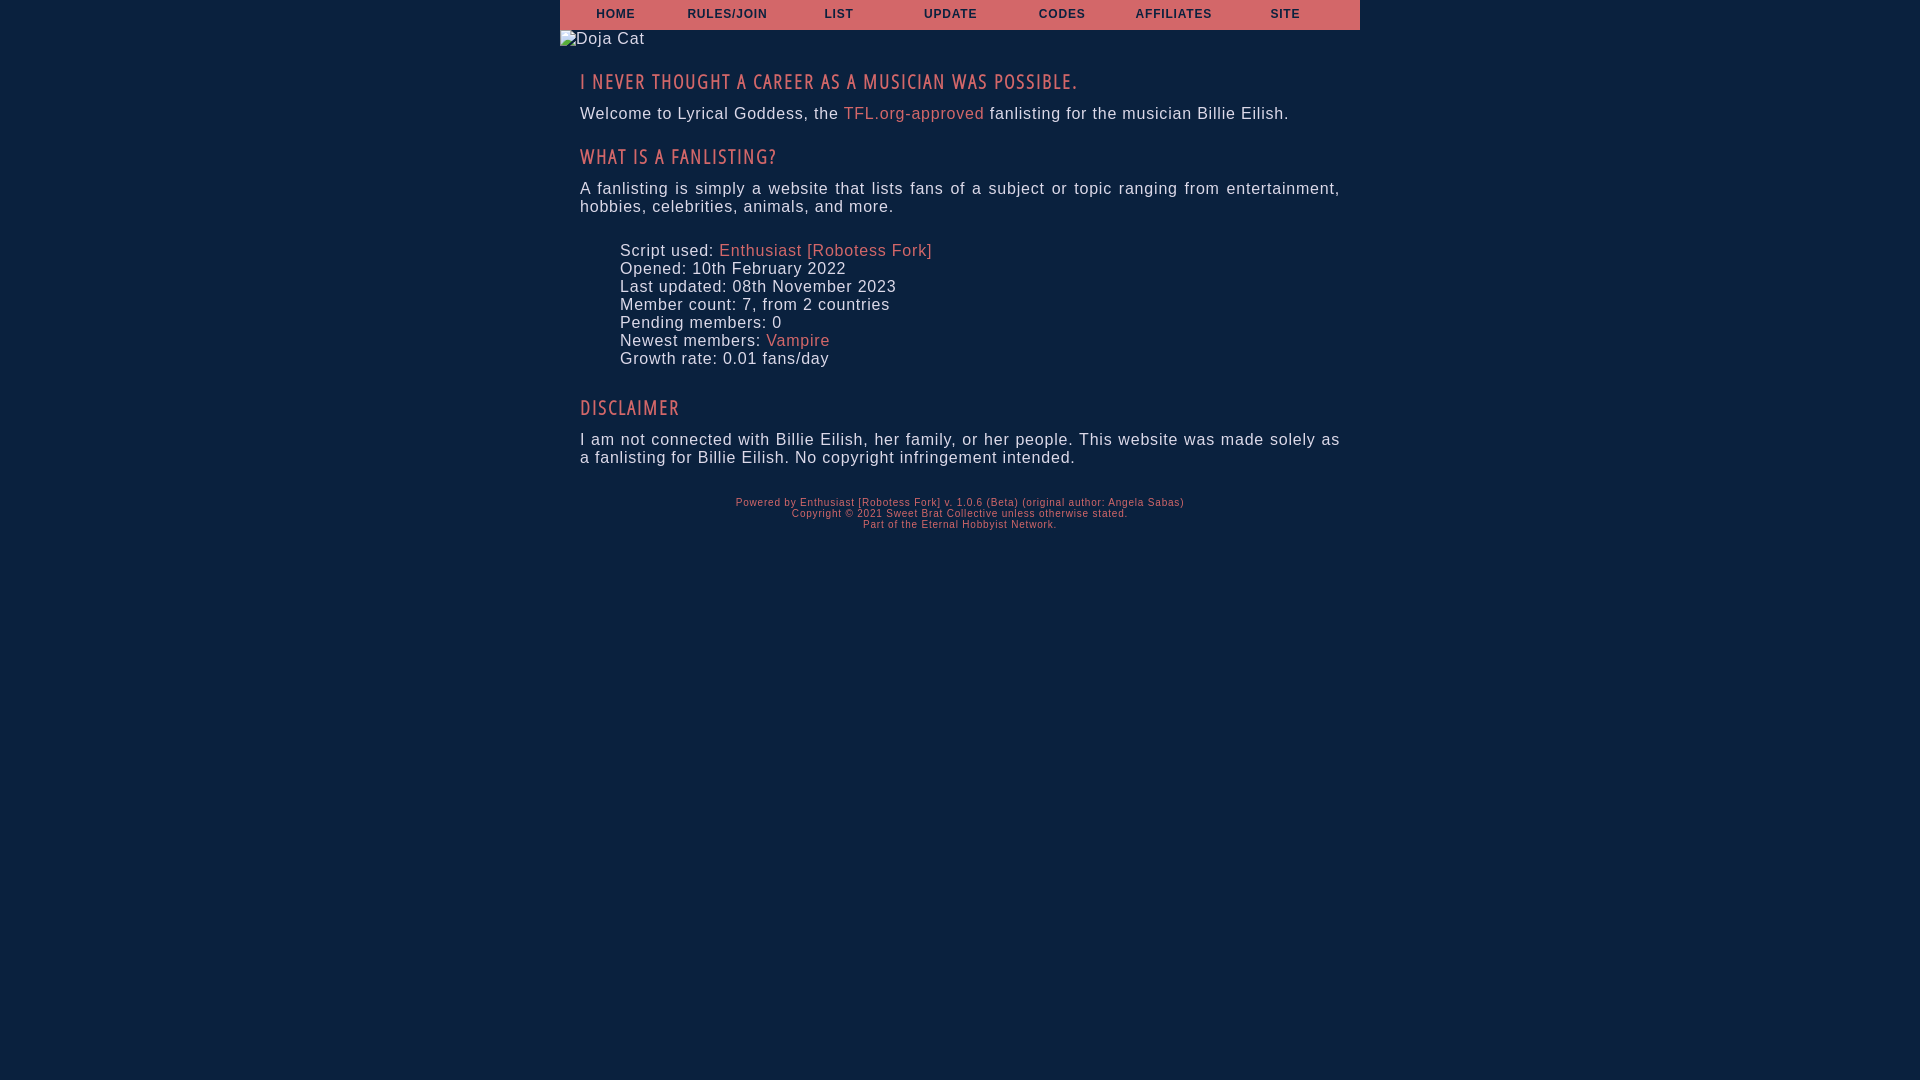 This screenshot has height=1080, width=1920. I want to click on 'TFL.org-approved', so click(913, 113).